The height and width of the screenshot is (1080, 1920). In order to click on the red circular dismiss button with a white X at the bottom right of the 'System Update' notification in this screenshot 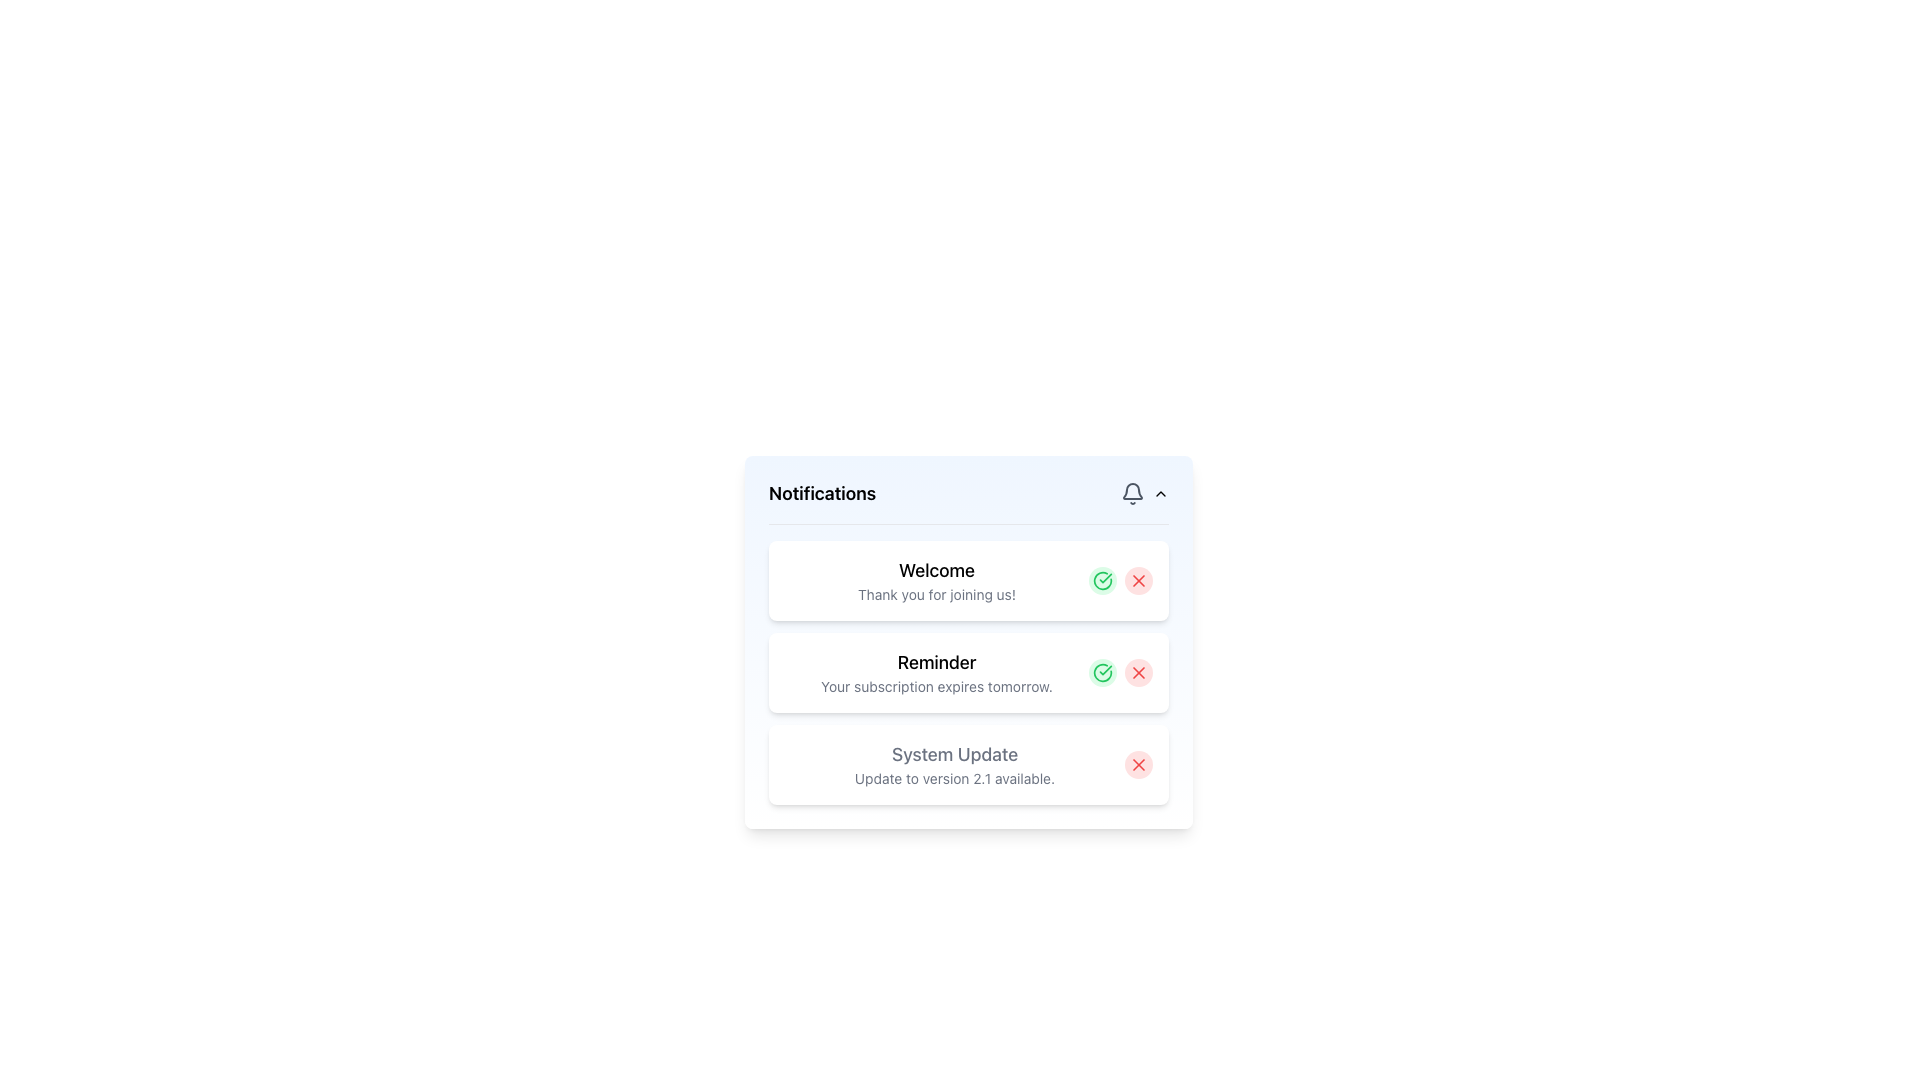, I will do `click(1138, 764)`.